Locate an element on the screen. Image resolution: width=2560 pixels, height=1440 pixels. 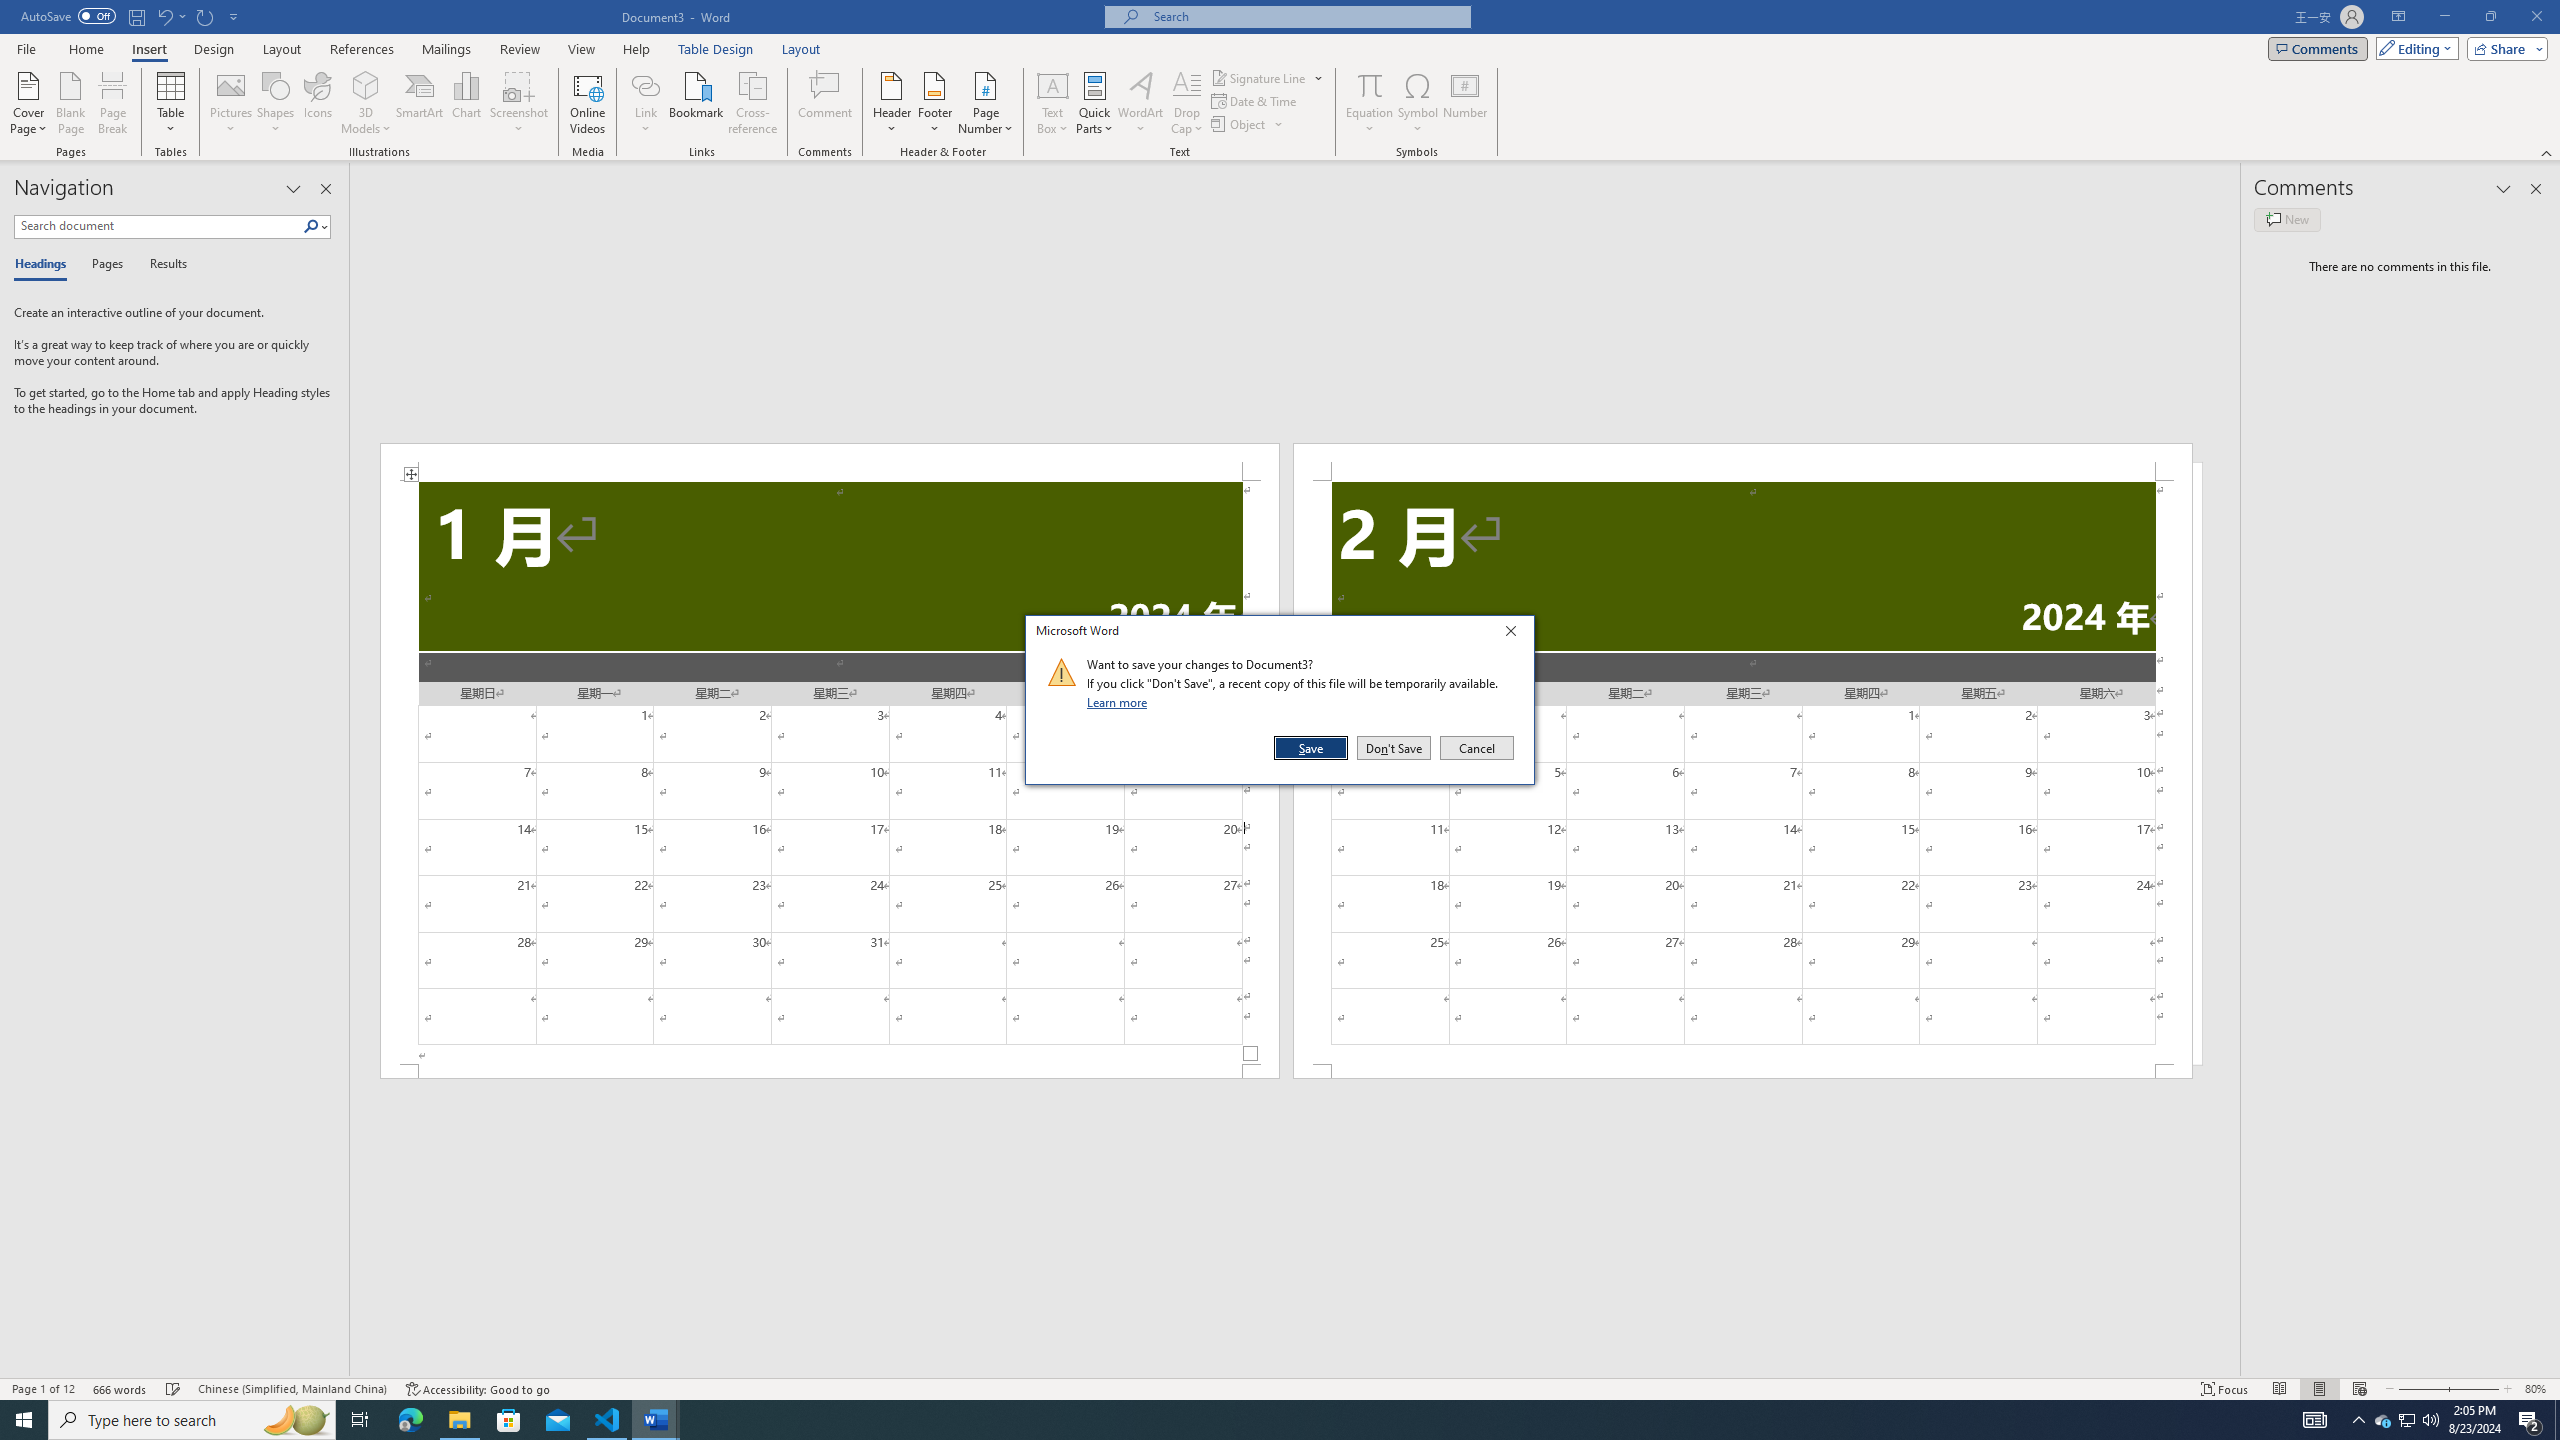
'Visual Studio Code - 1 running window' is located at coordinates (607, 1418).